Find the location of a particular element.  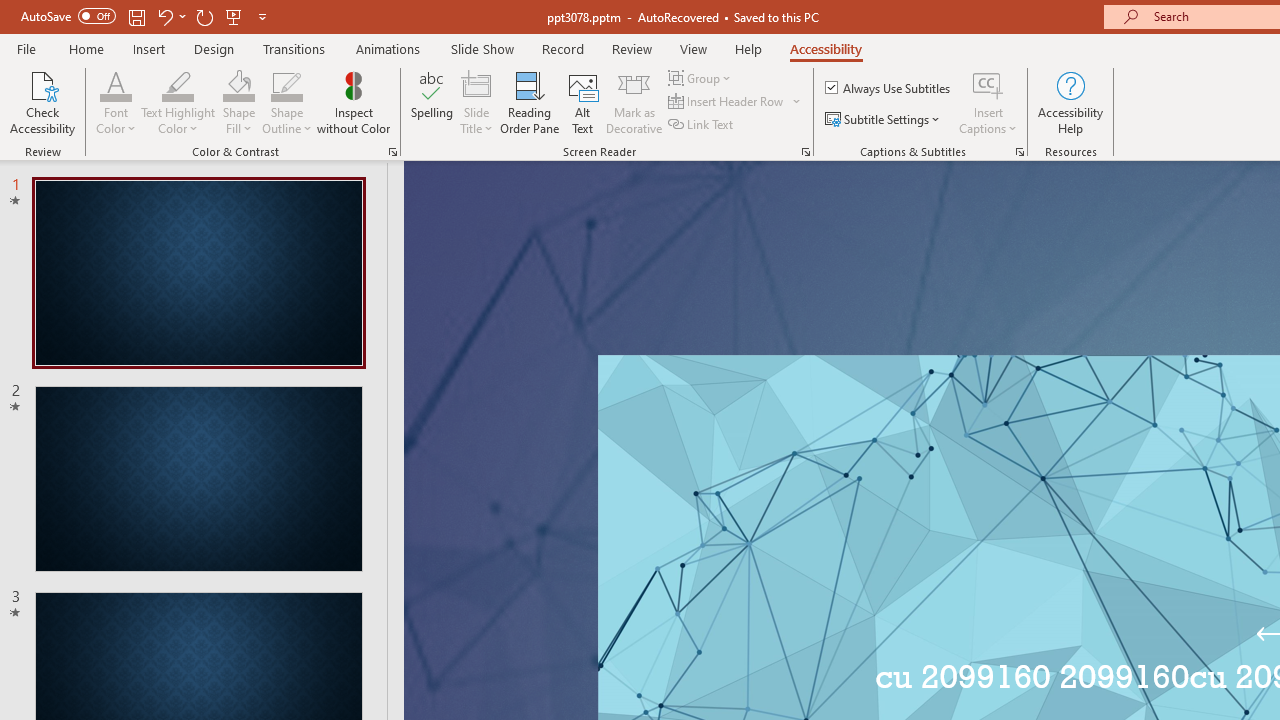

'Group' is located at coordinates (702, 77).